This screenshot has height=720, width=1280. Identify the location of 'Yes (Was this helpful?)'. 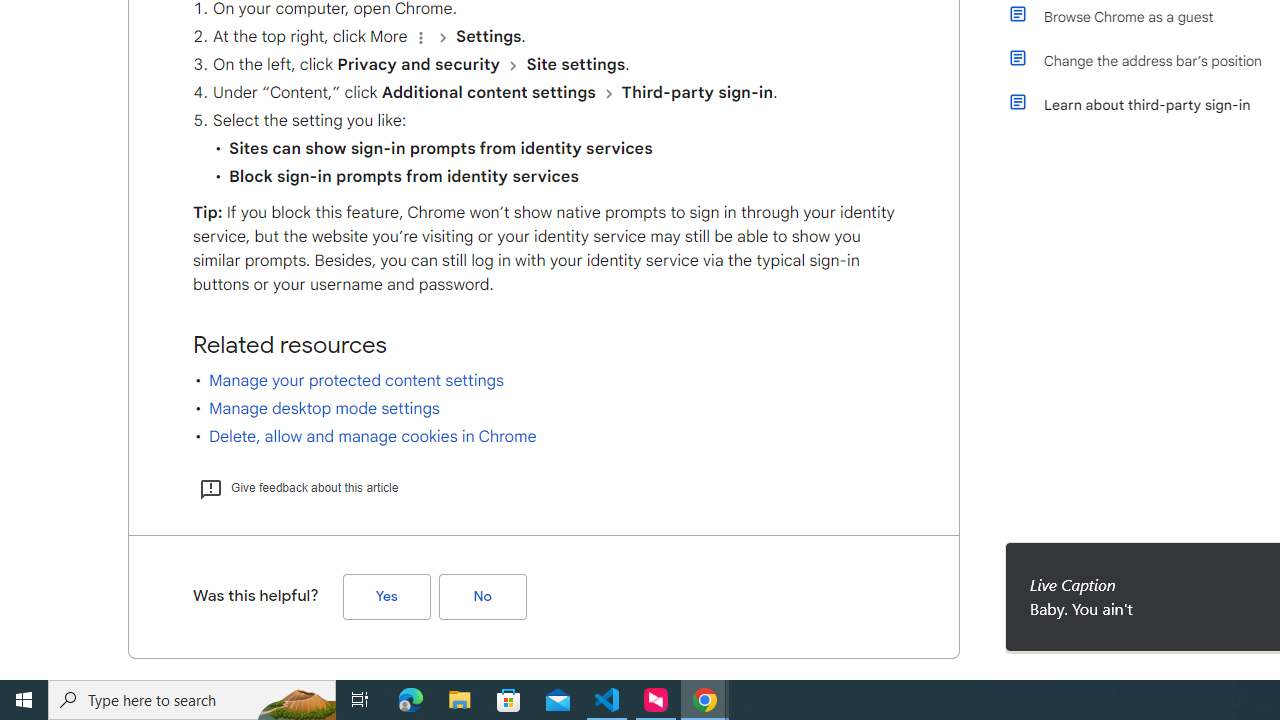
(386, 595).